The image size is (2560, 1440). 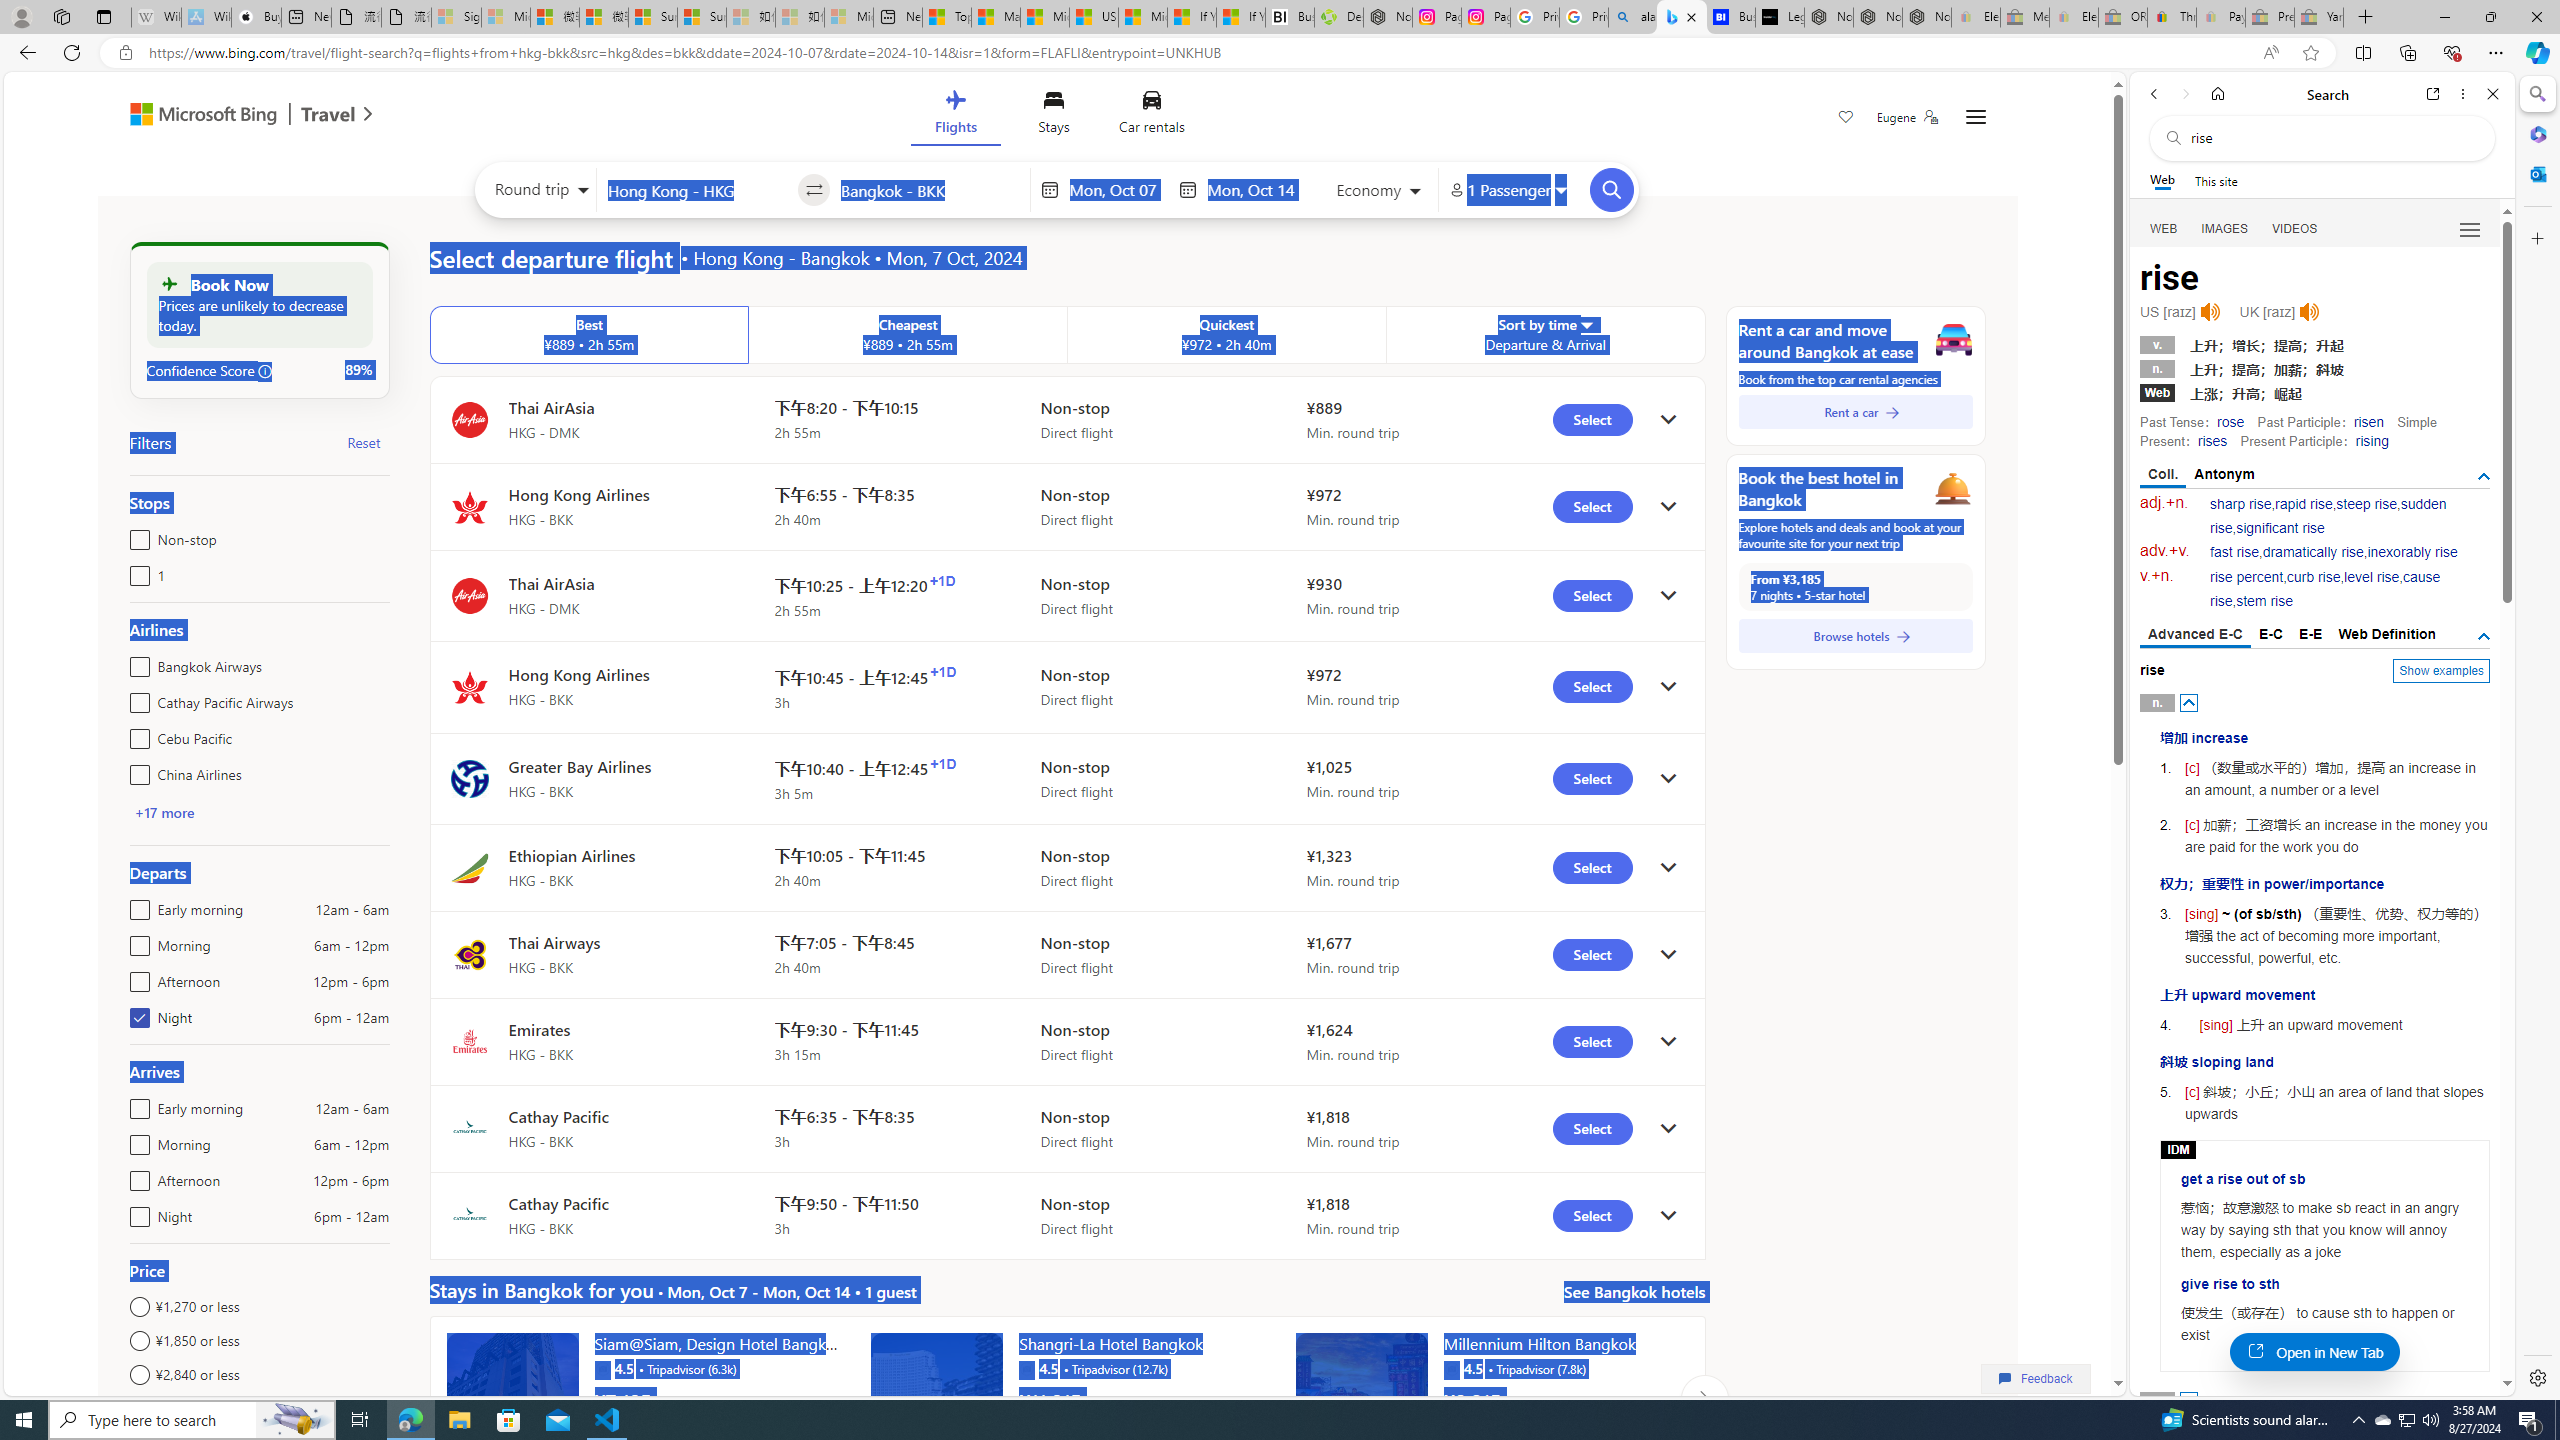 I want to click on 'Sort by time Sorter Departure & Arrival', so click(x=1545, y=334).